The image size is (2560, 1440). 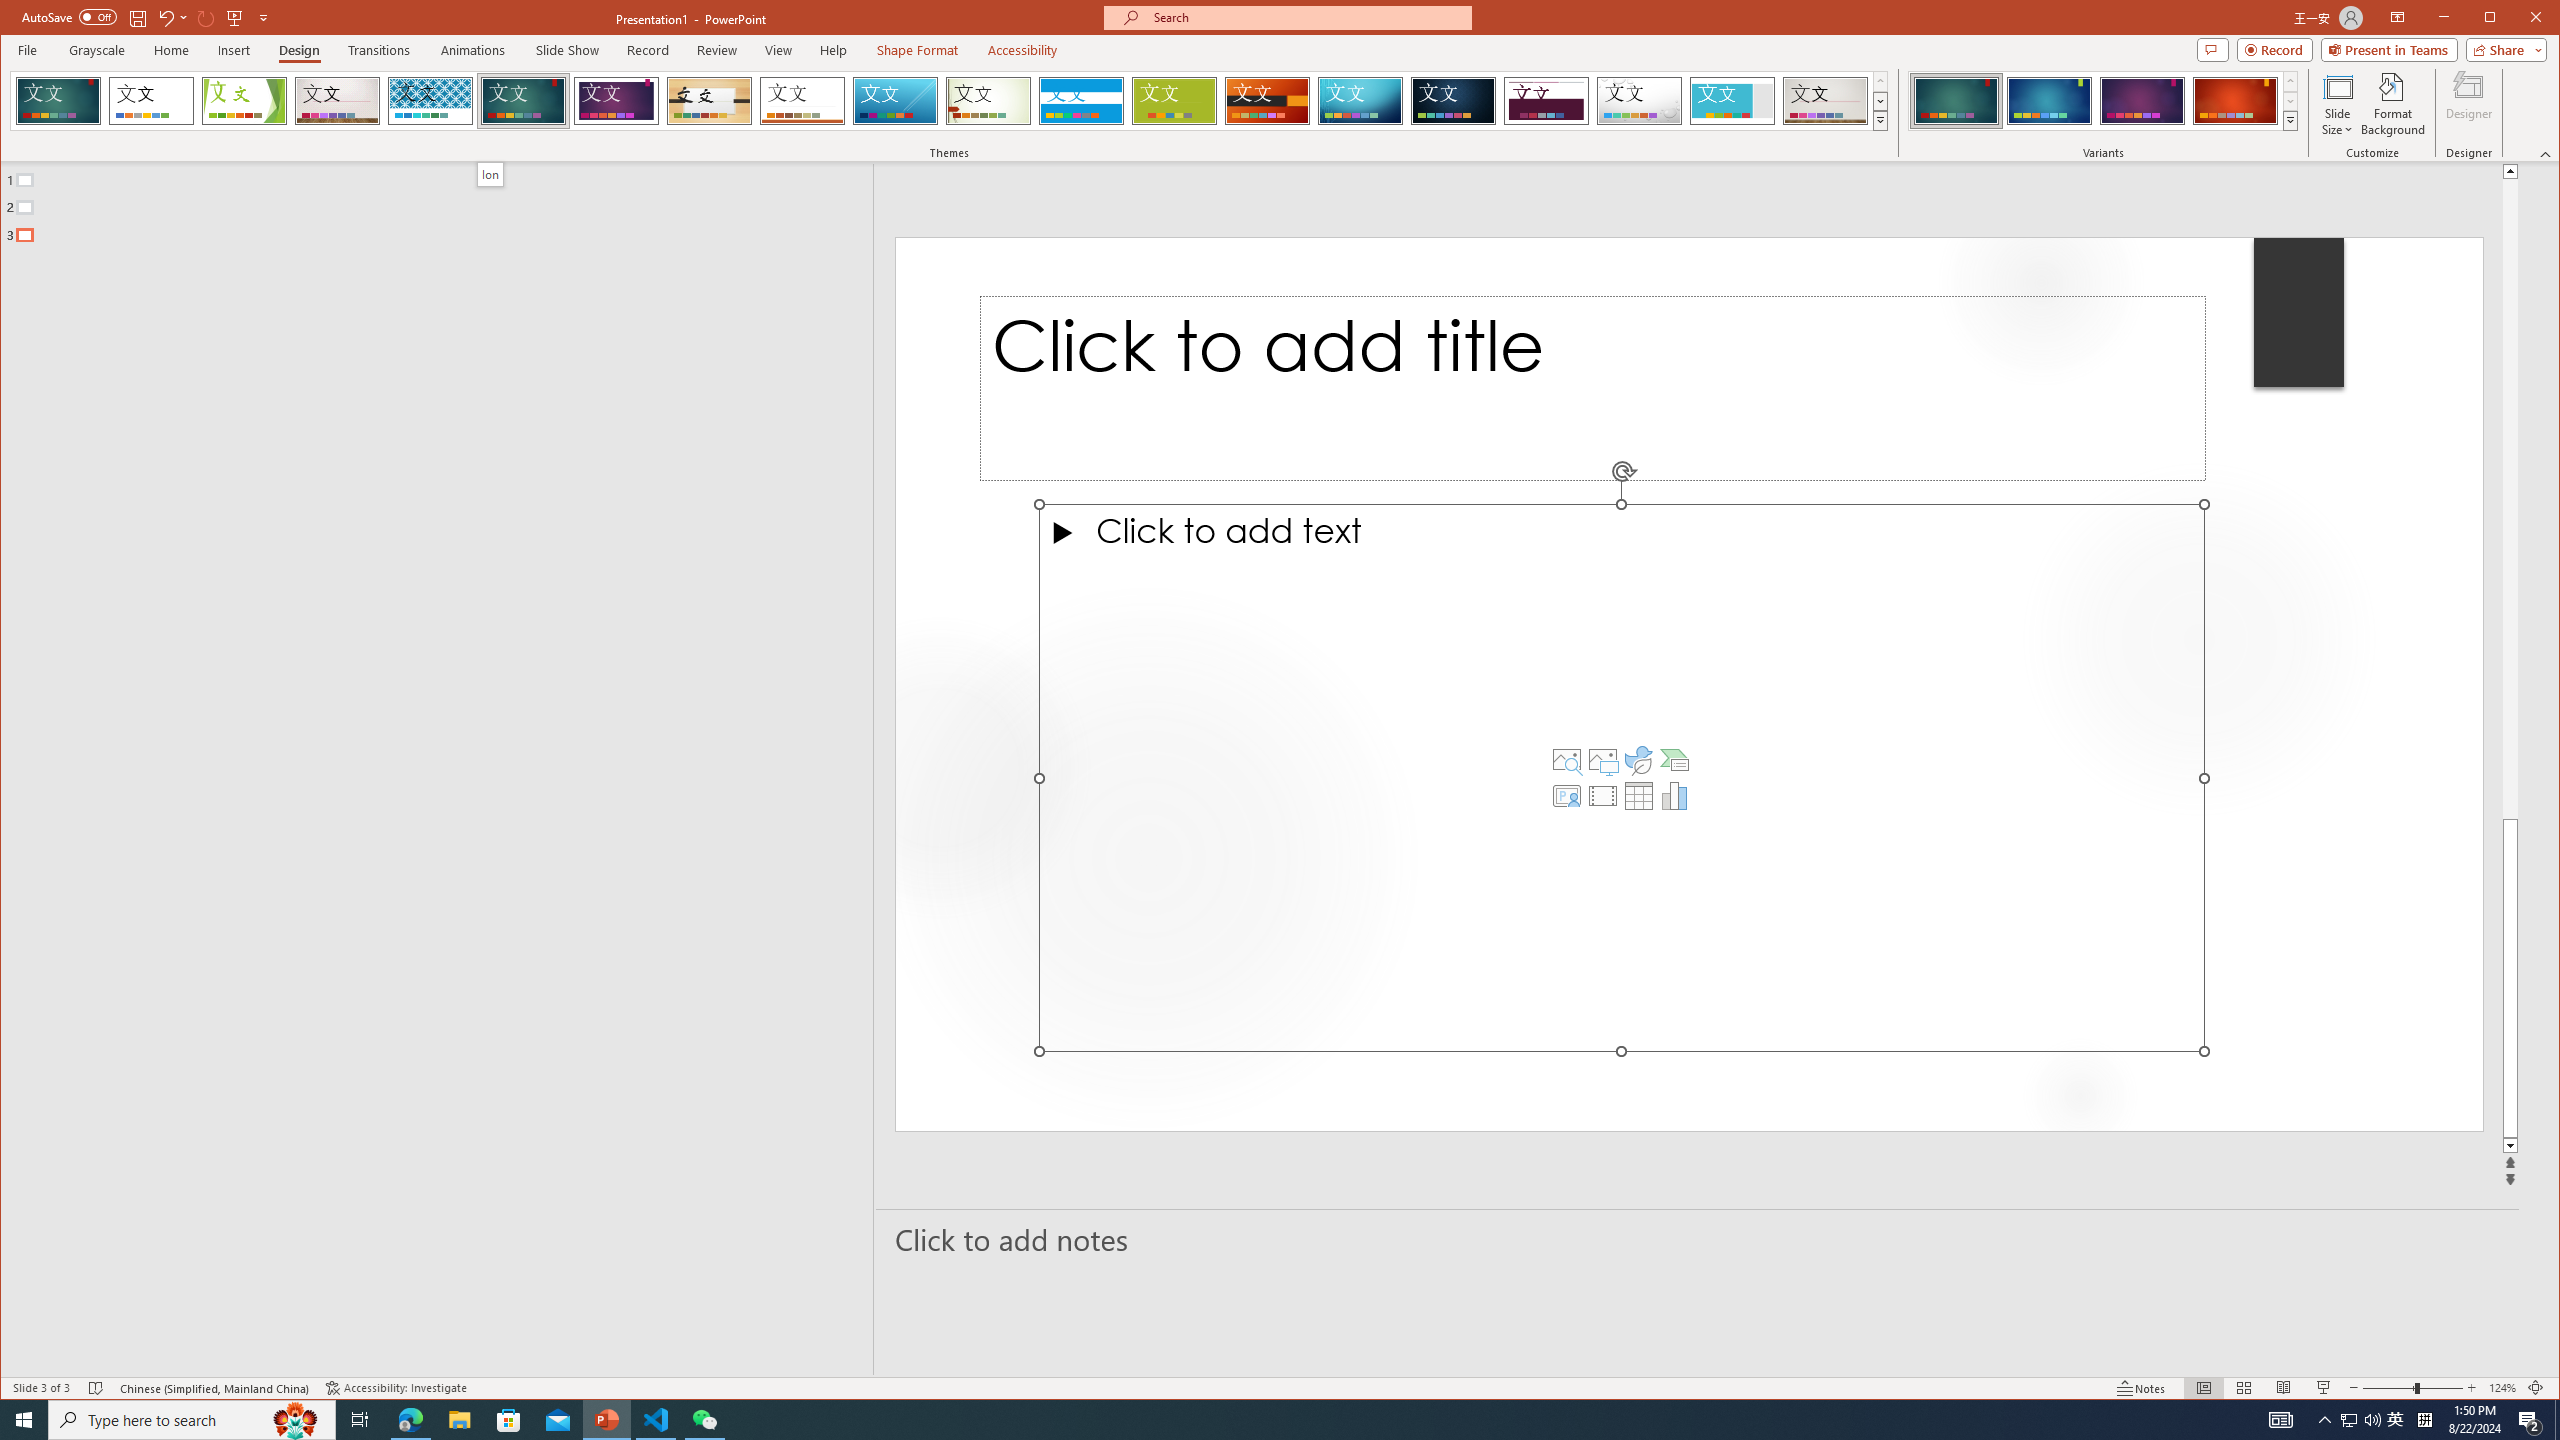 I want to click on 'Zoom 124%', so click(x=2502, y=1387).